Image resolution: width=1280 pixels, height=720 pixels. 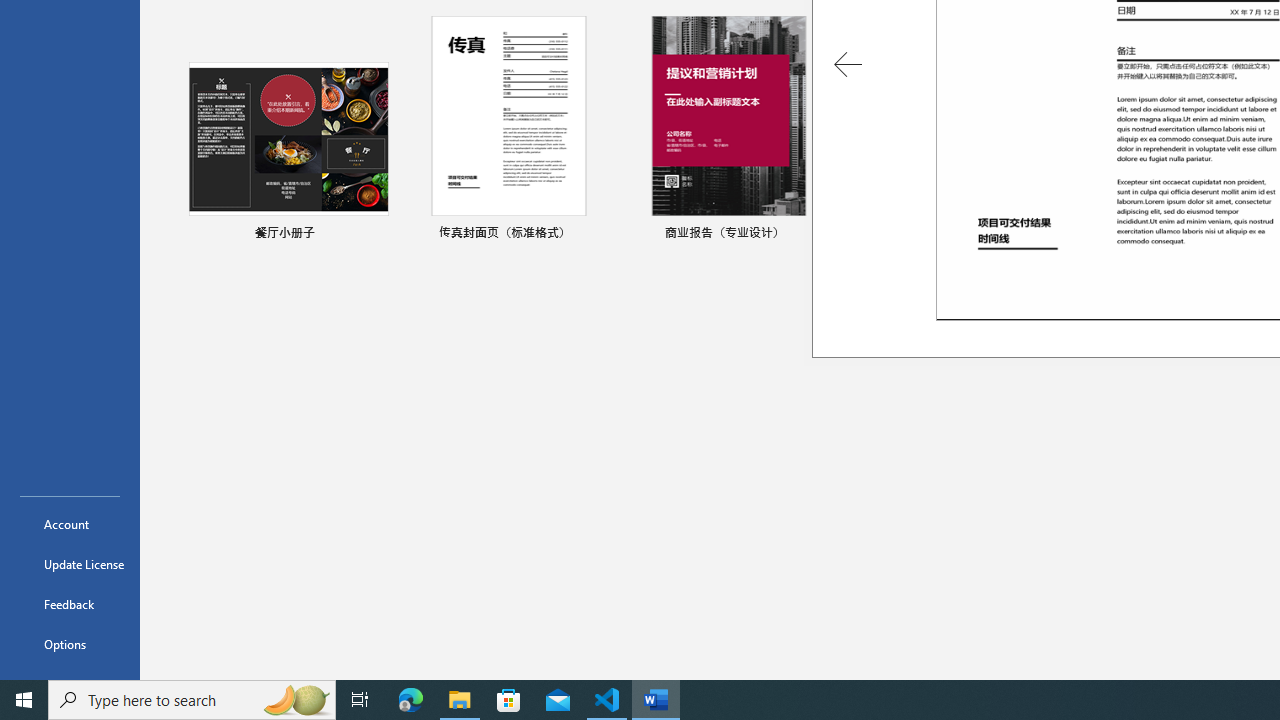 I want to click on 'Account', so click(x=69, y=523).